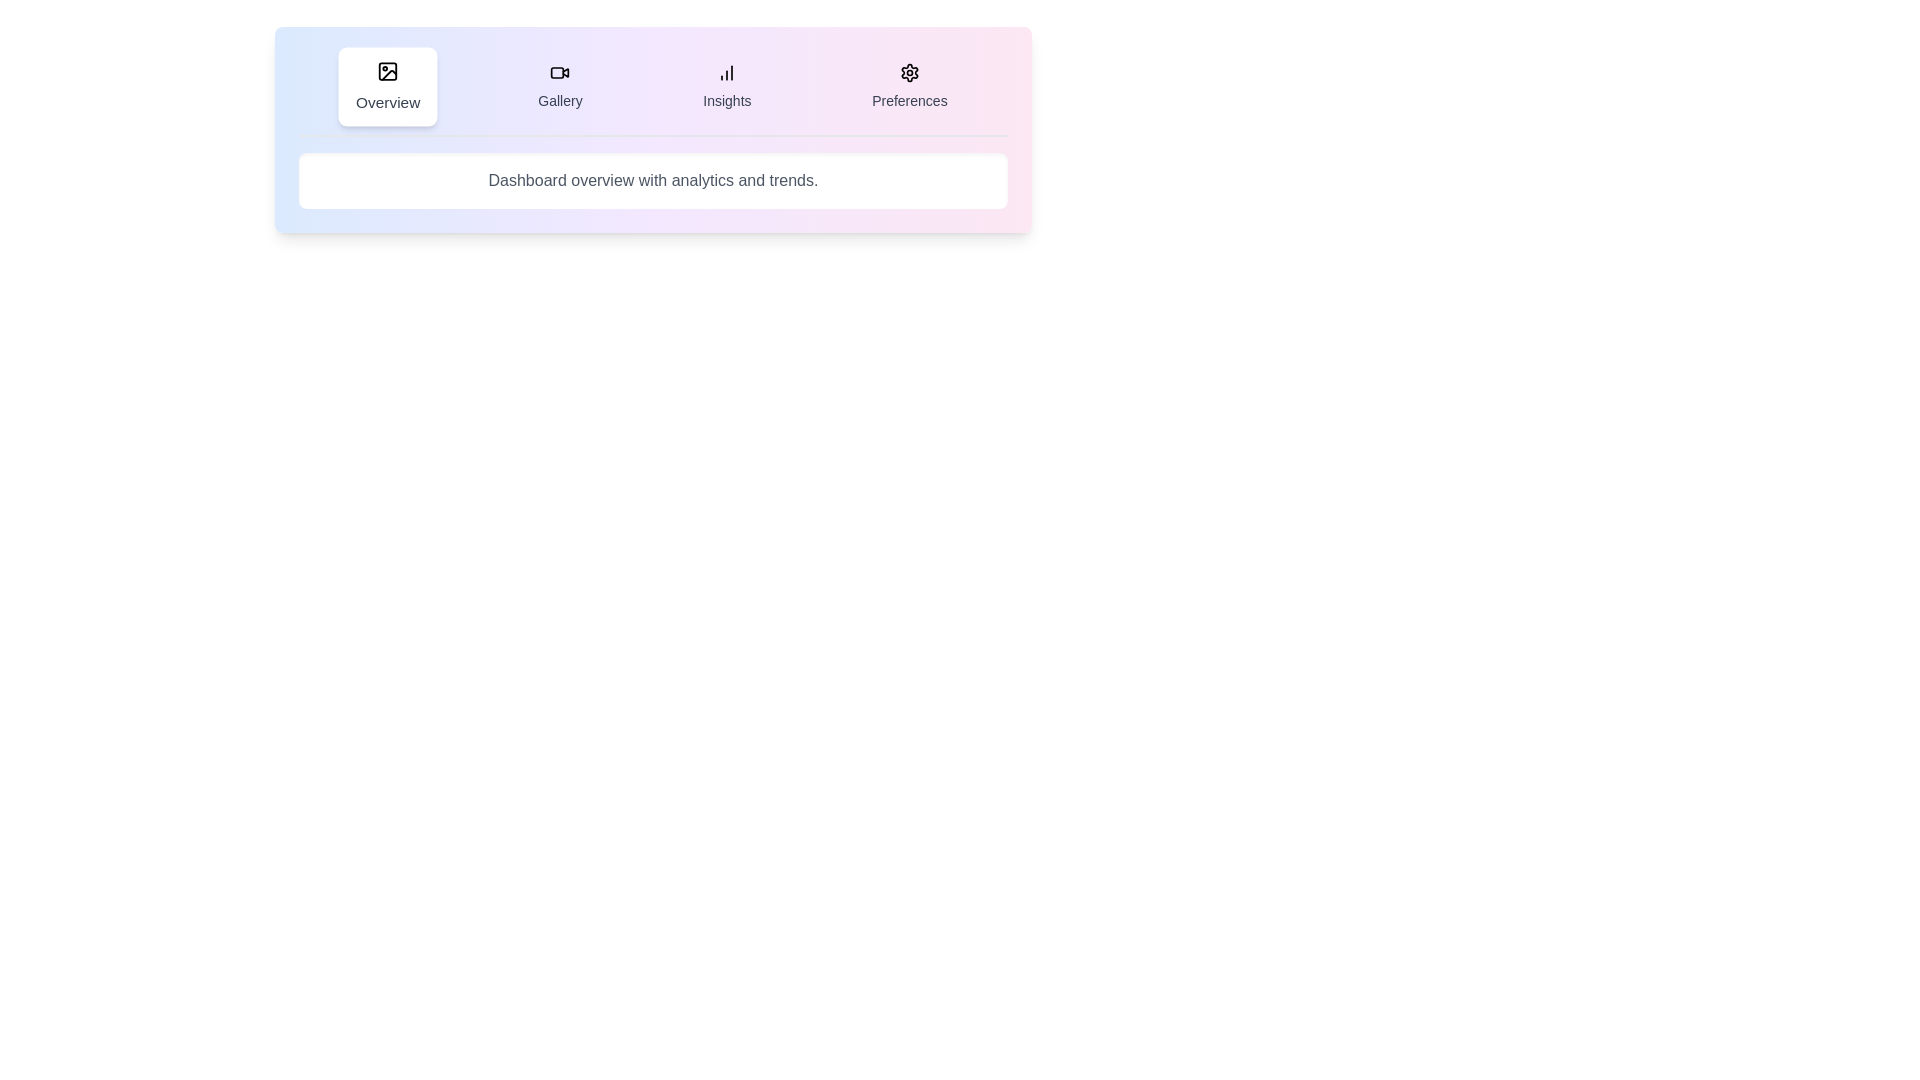 The height and width of the screenshot is (1080, 1920). I want to click on the Insights tab, so click(725, 86).